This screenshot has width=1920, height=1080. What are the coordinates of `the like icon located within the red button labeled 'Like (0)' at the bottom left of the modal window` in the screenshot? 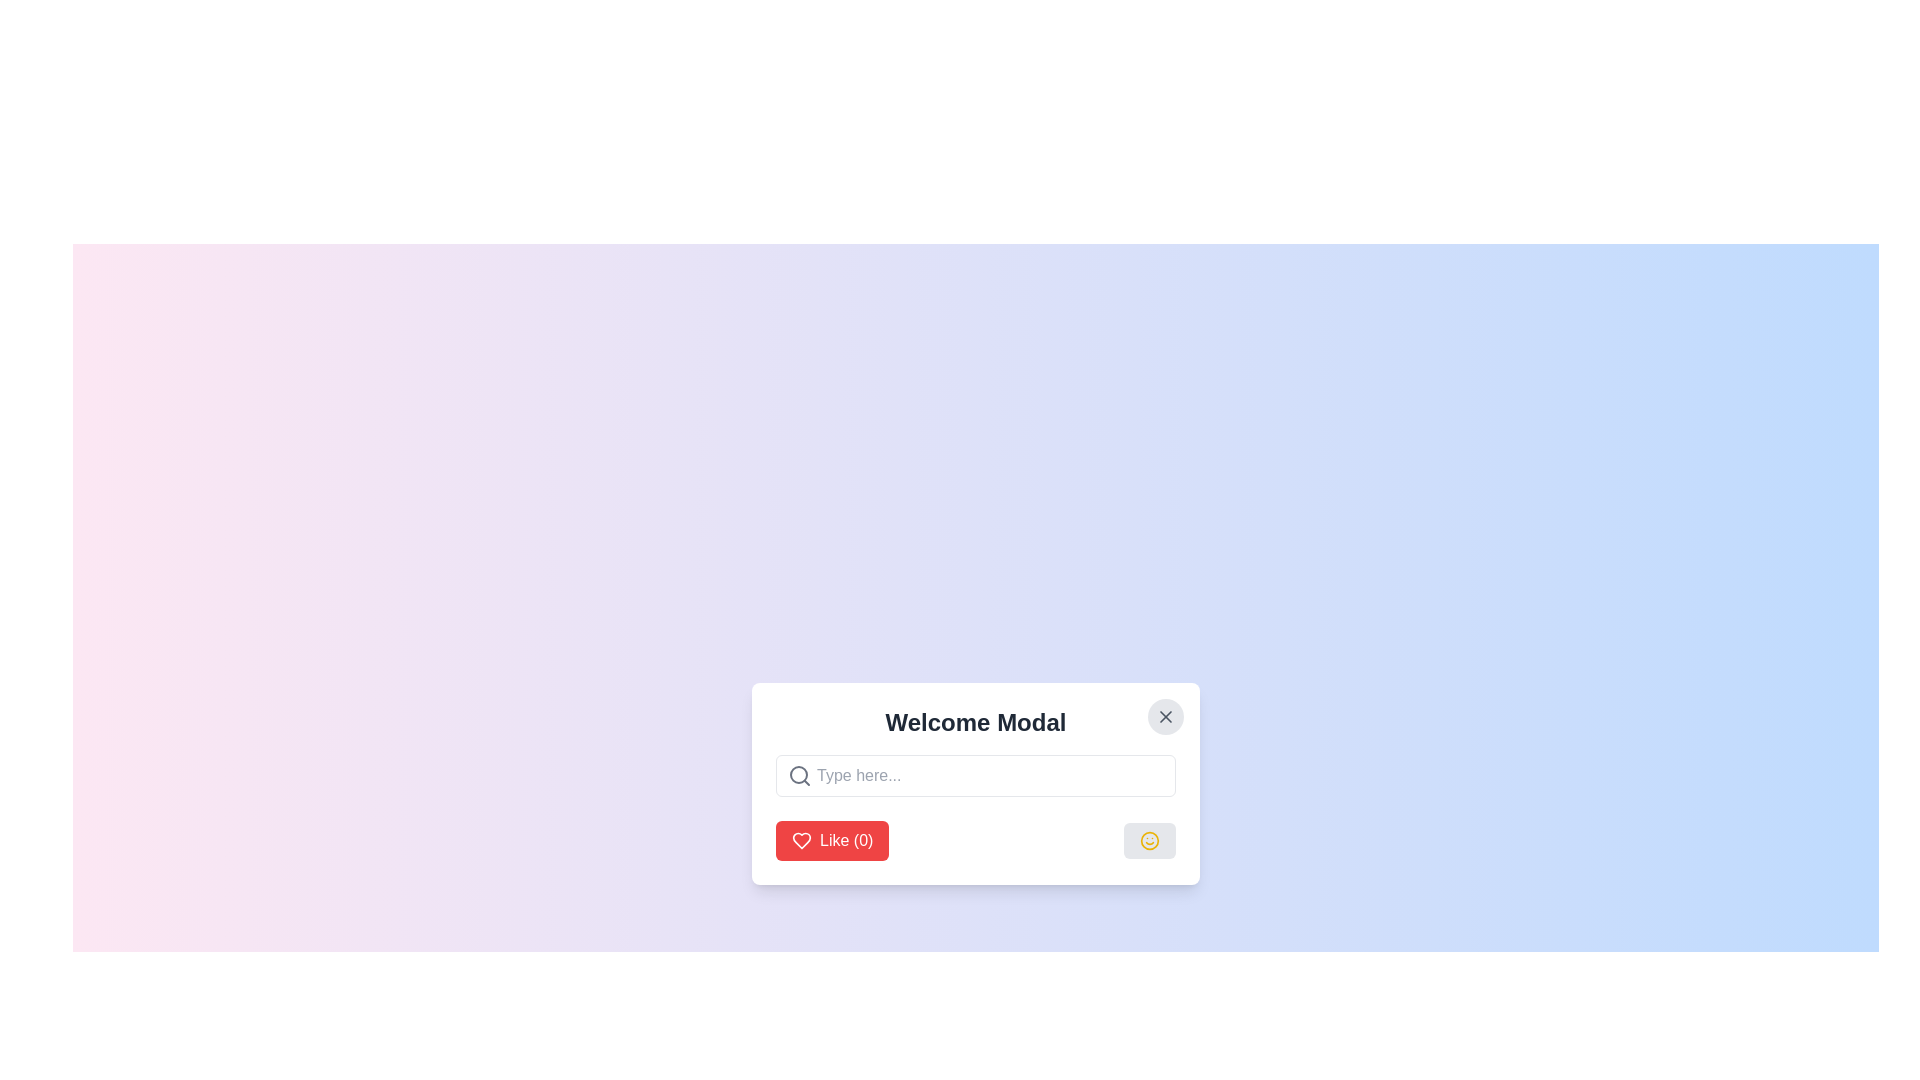 It's located at (801, 840).